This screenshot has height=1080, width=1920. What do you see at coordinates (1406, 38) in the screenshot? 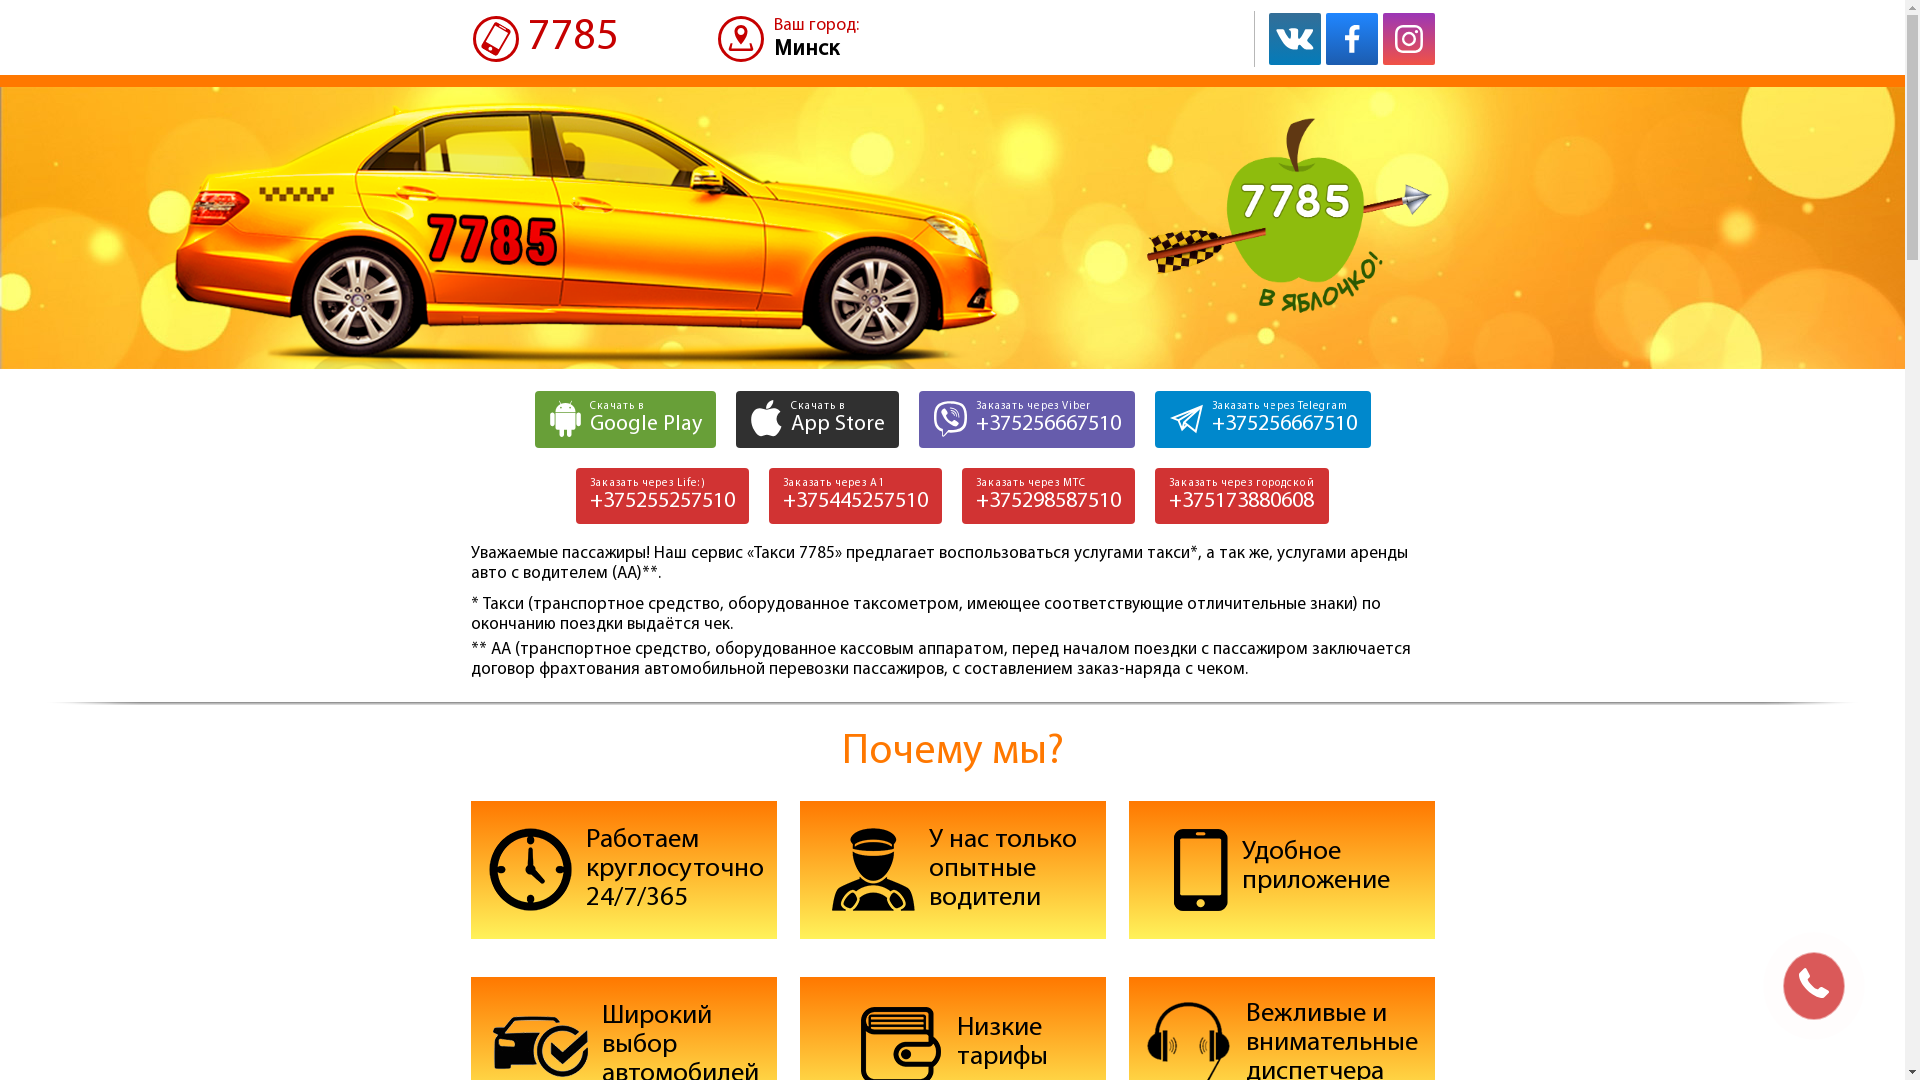
I see `'Instagram'` at bounding box center [1406, 38].